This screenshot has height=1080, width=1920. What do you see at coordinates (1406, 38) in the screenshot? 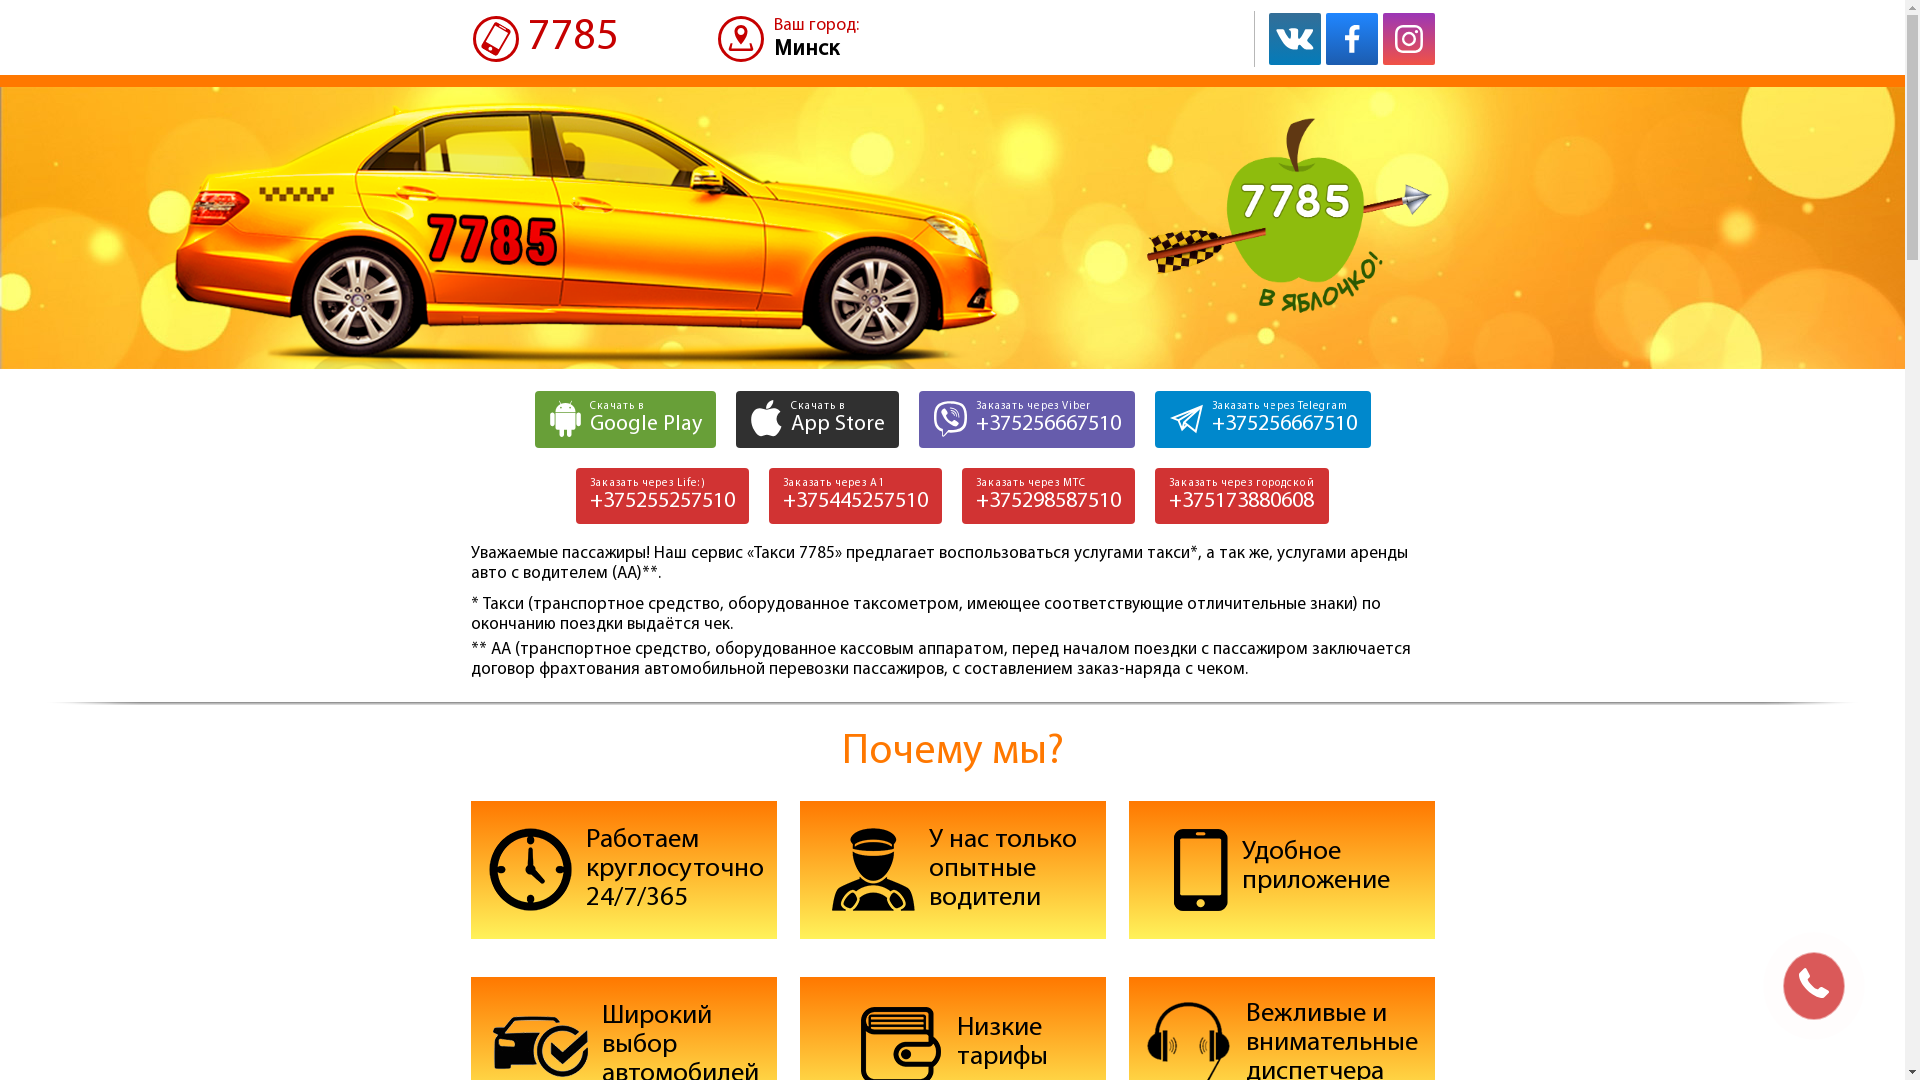
I see `'Instagram'` at bounding box center [1406, 38].